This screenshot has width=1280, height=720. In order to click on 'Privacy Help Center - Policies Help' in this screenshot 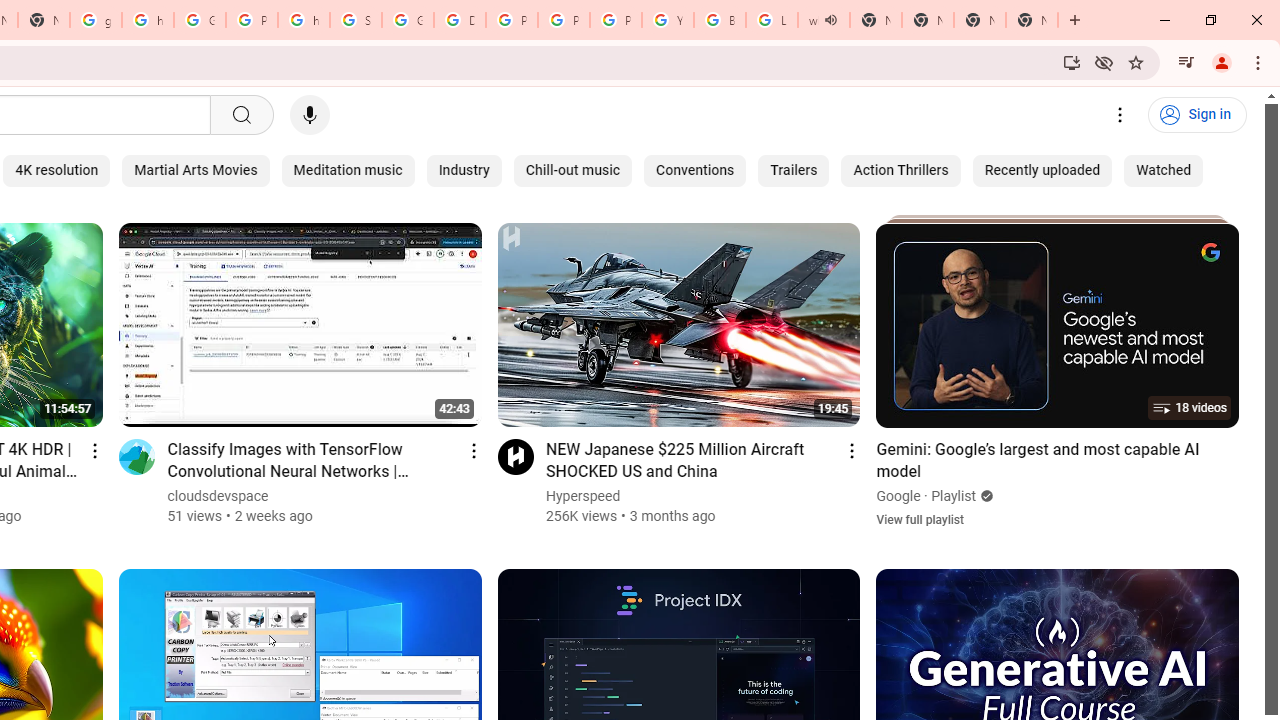, I will do `click(512, 20)`.